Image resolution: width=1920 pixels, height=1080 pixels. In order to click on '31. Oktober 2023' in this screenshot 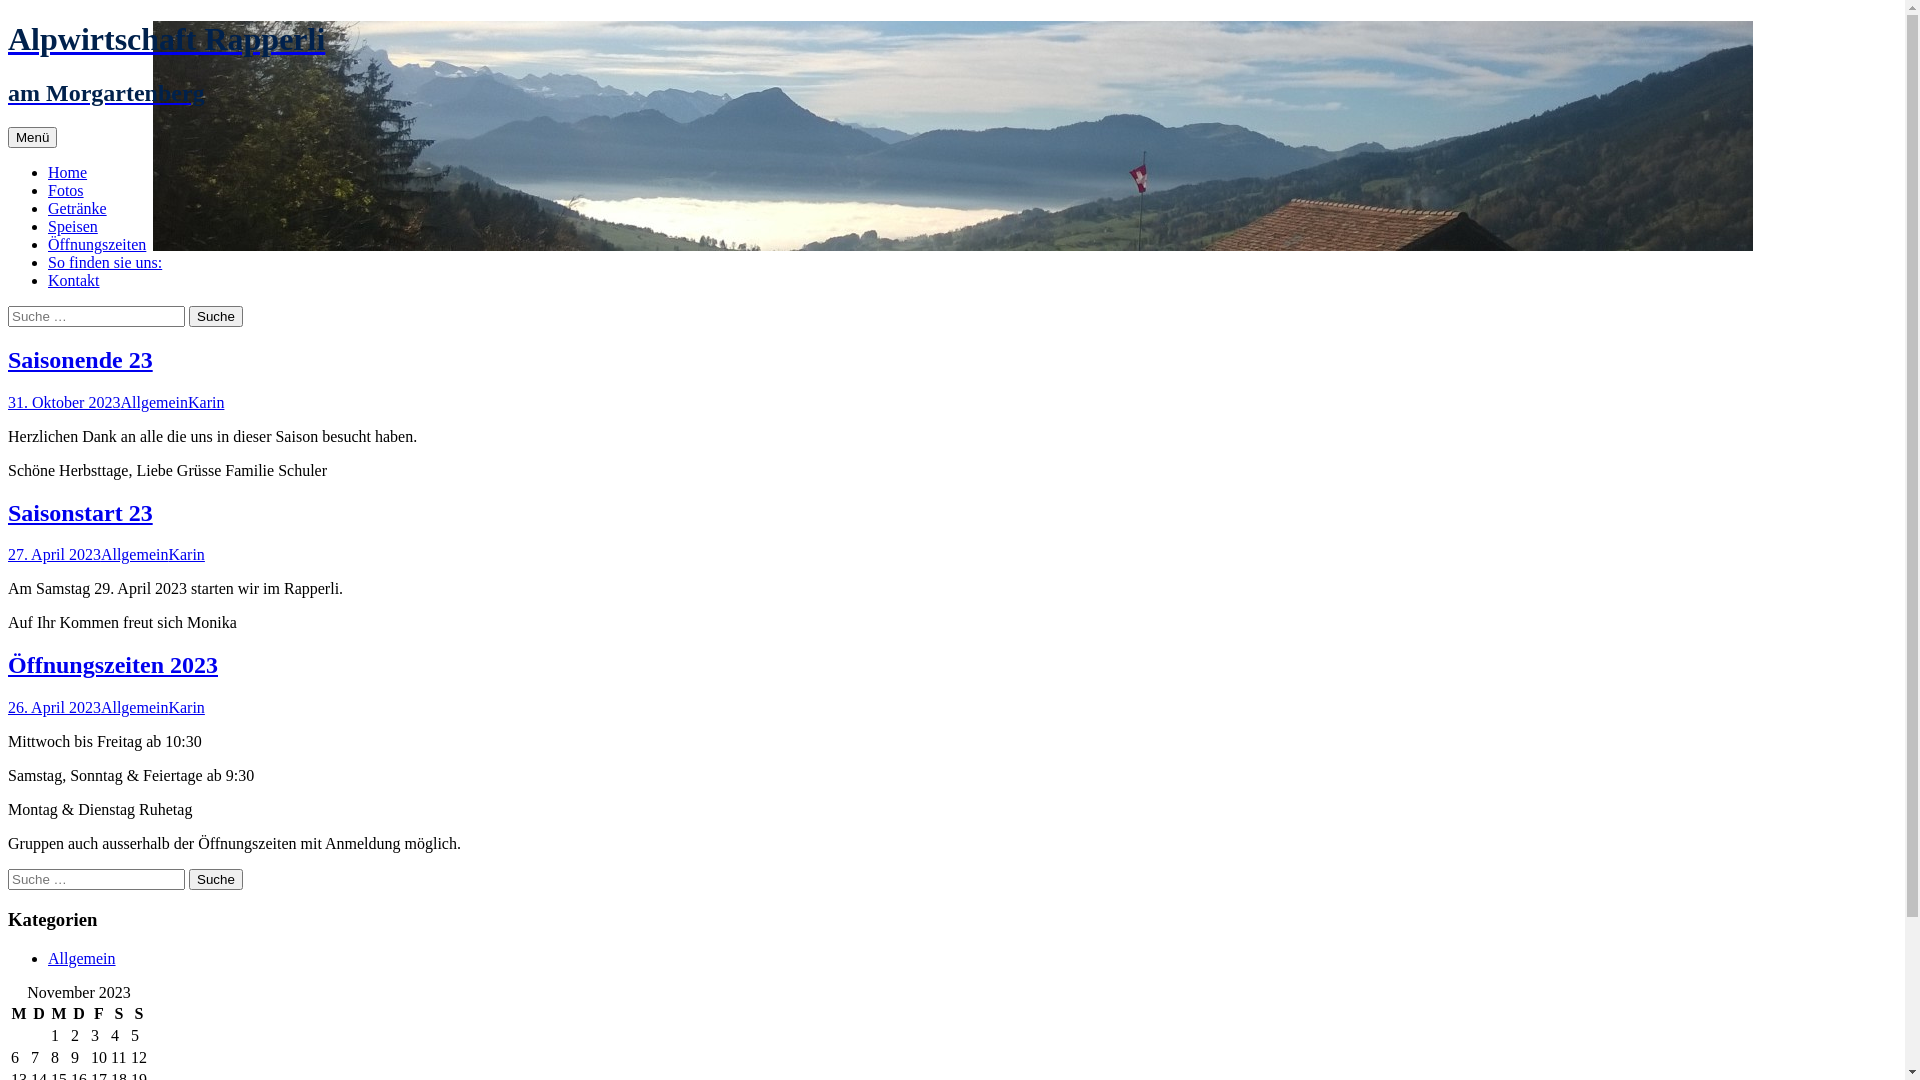, I will do `click(63, 402)`.